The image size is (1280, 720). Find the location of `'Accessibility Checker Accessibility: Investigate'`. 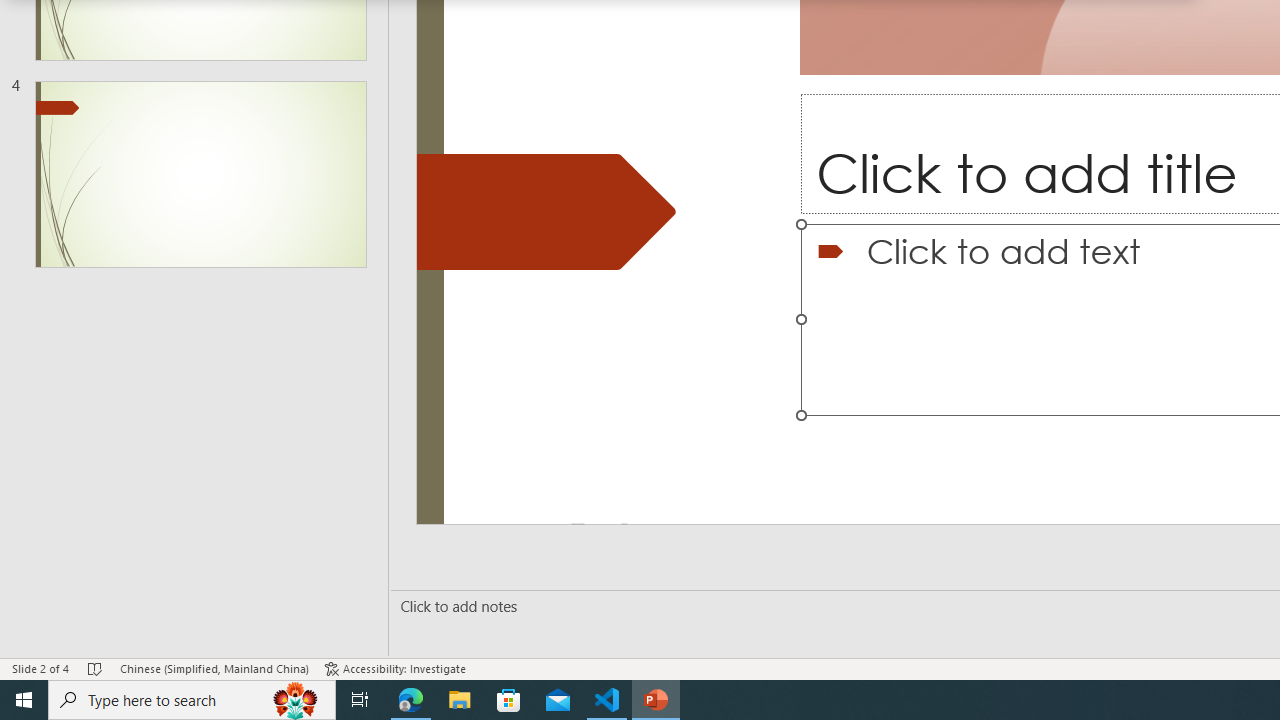

'Accessibility Checker Accessibility: Investigate' is located at coordinates (395, 669).